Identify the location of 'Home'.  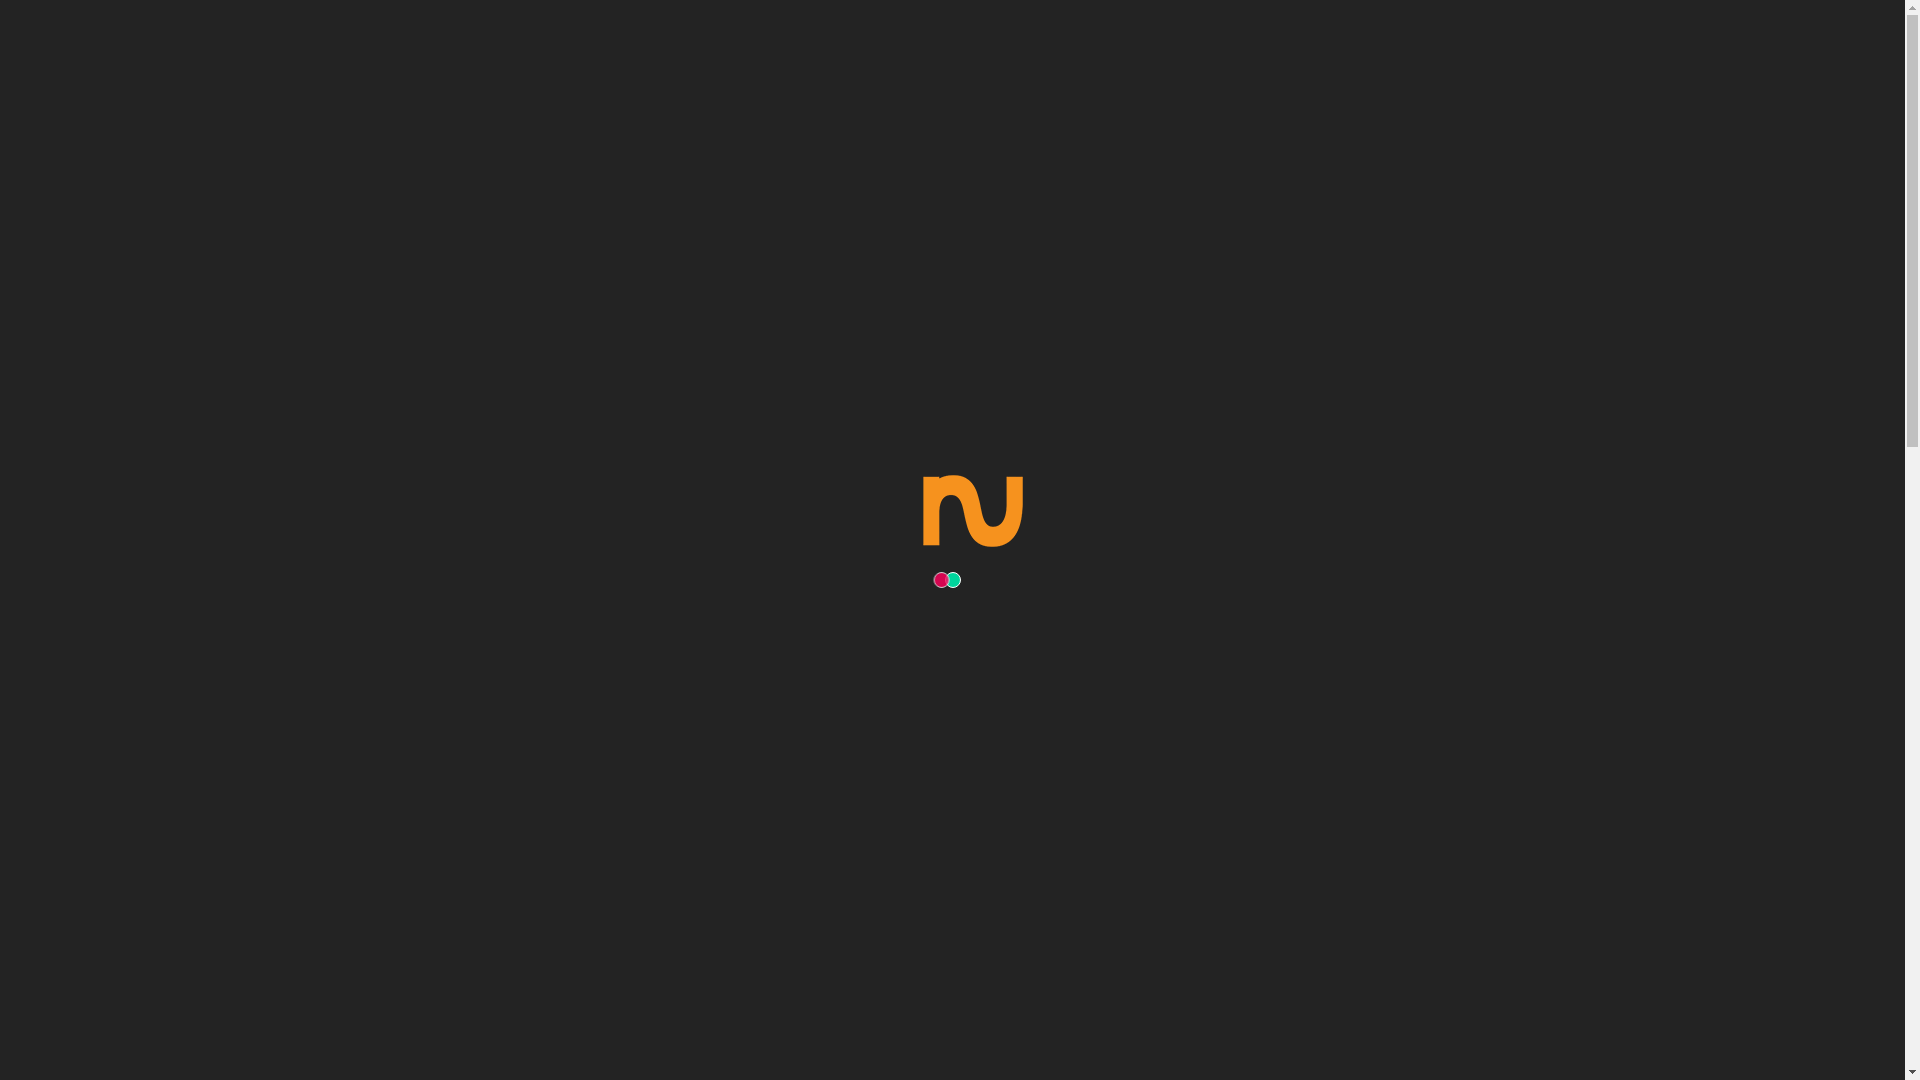
(879, 360).